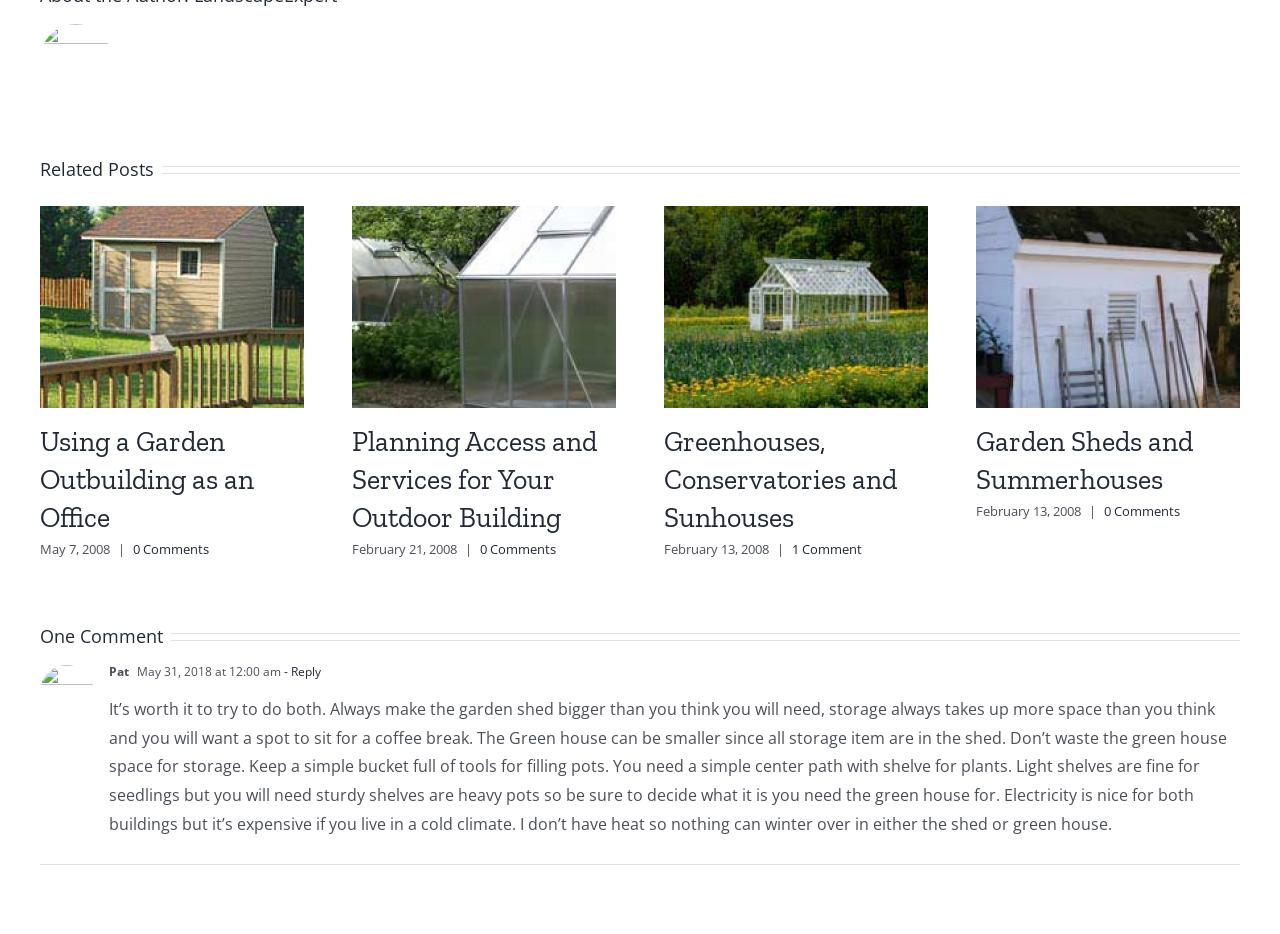 The width and height of the screenshot is (1280, 934). Describe the element at coordinates (352, 478) in the screenshot. I see `'Planning Access and Services for Your Outdoor Building'` at that location.